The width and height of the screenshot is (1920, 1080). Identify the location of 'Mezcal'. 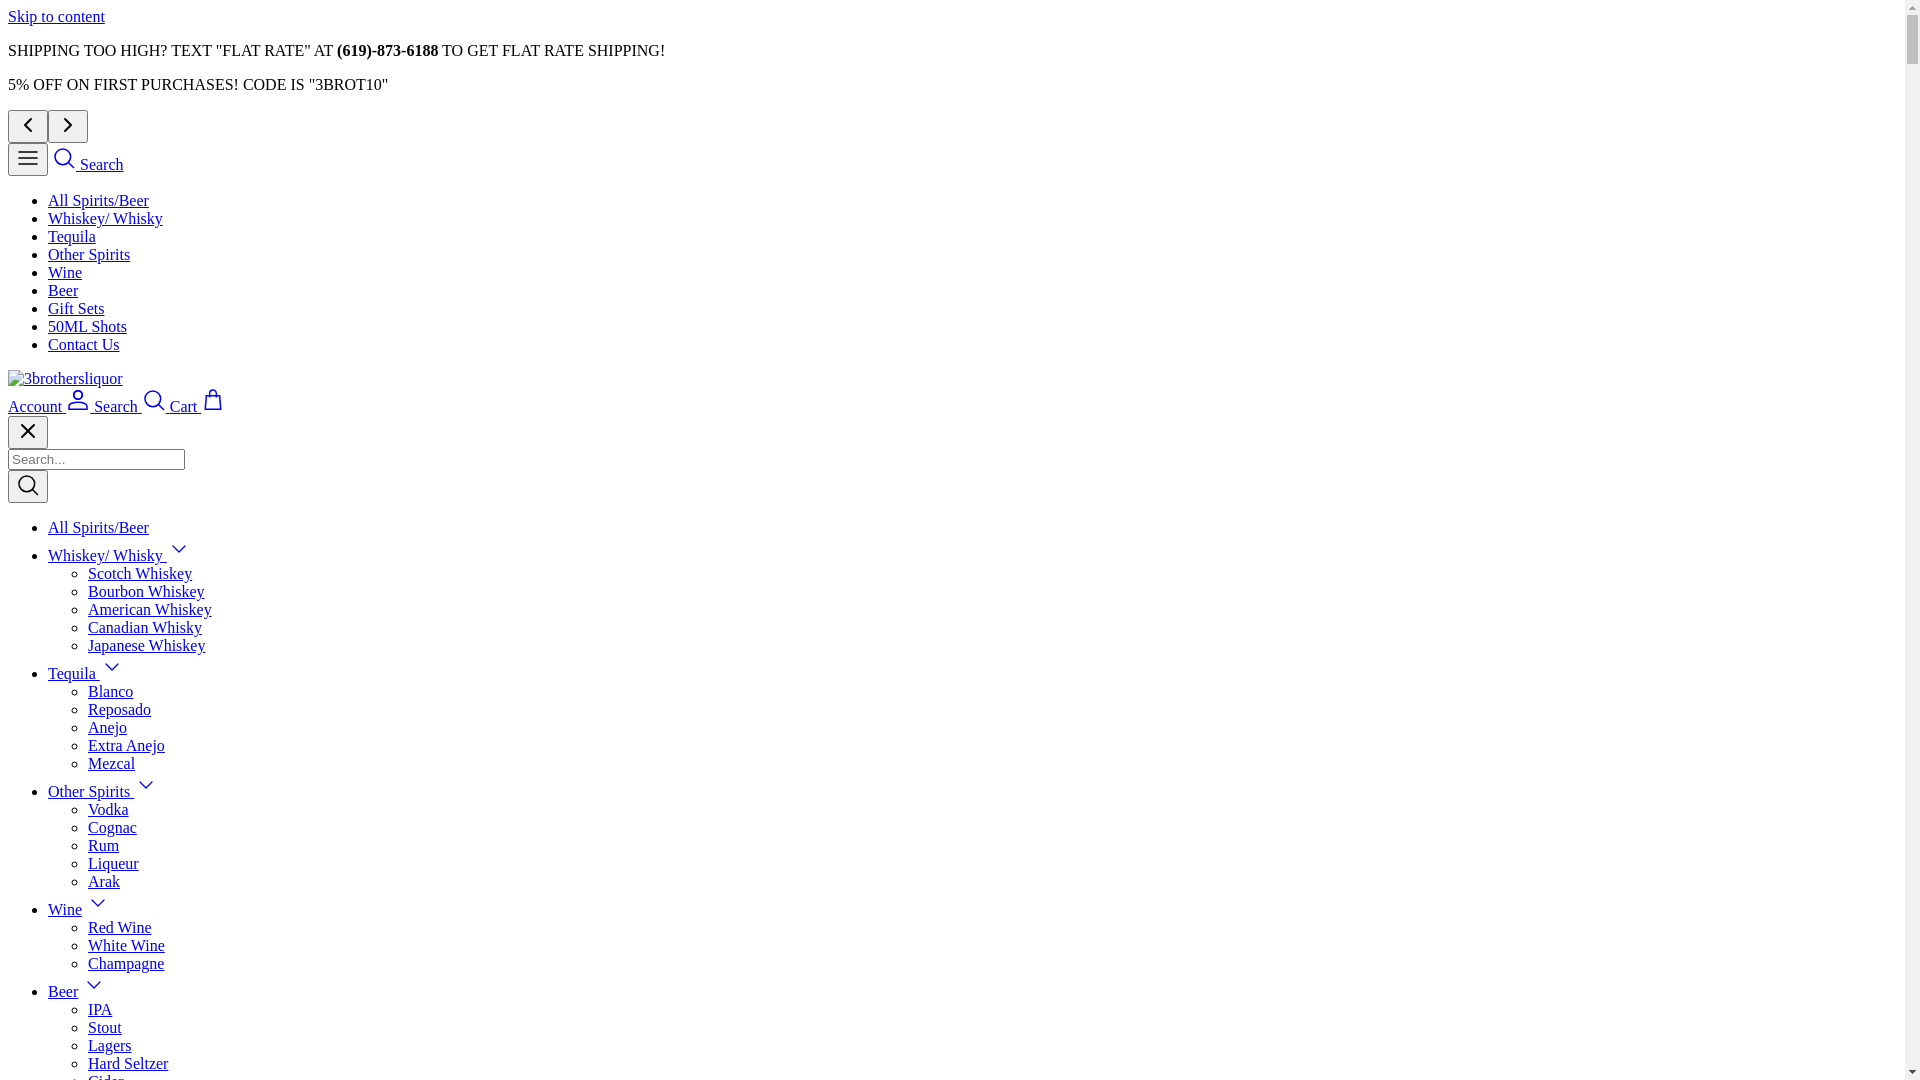
(110, 763).